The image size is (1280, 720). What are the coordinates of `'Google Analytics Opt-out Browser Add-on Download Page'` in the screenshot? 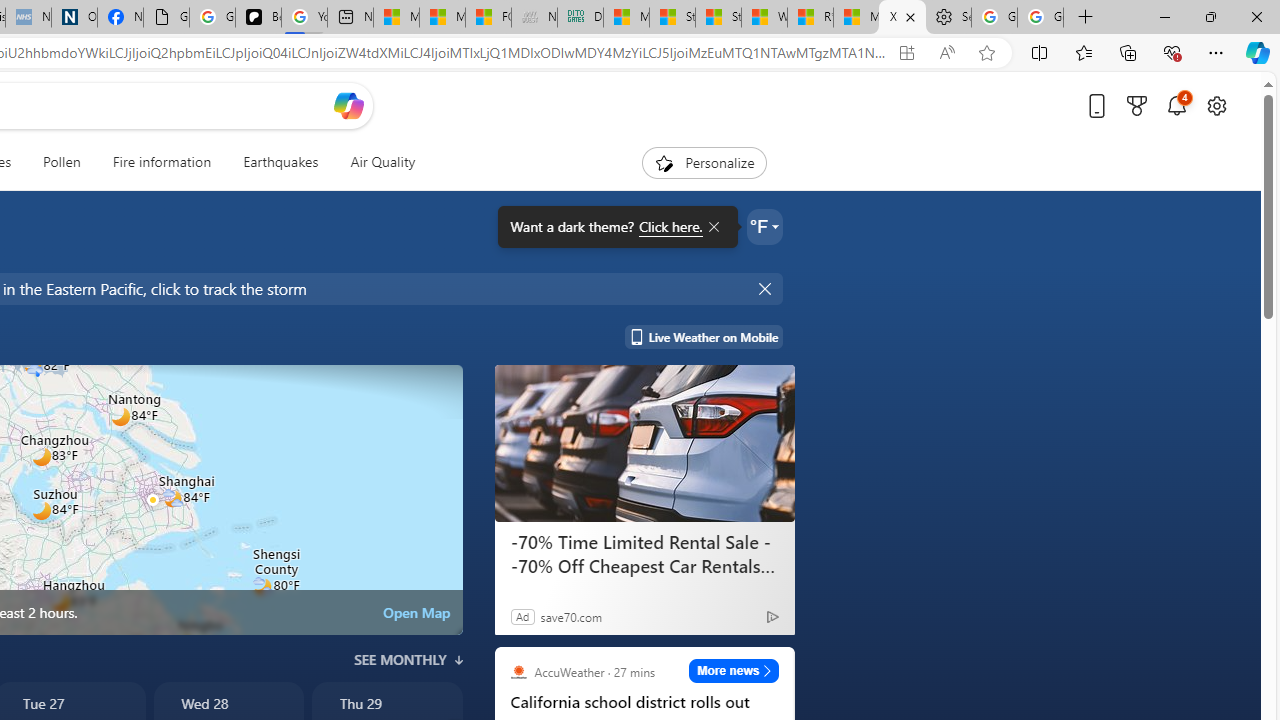 It's located at (166, 17).